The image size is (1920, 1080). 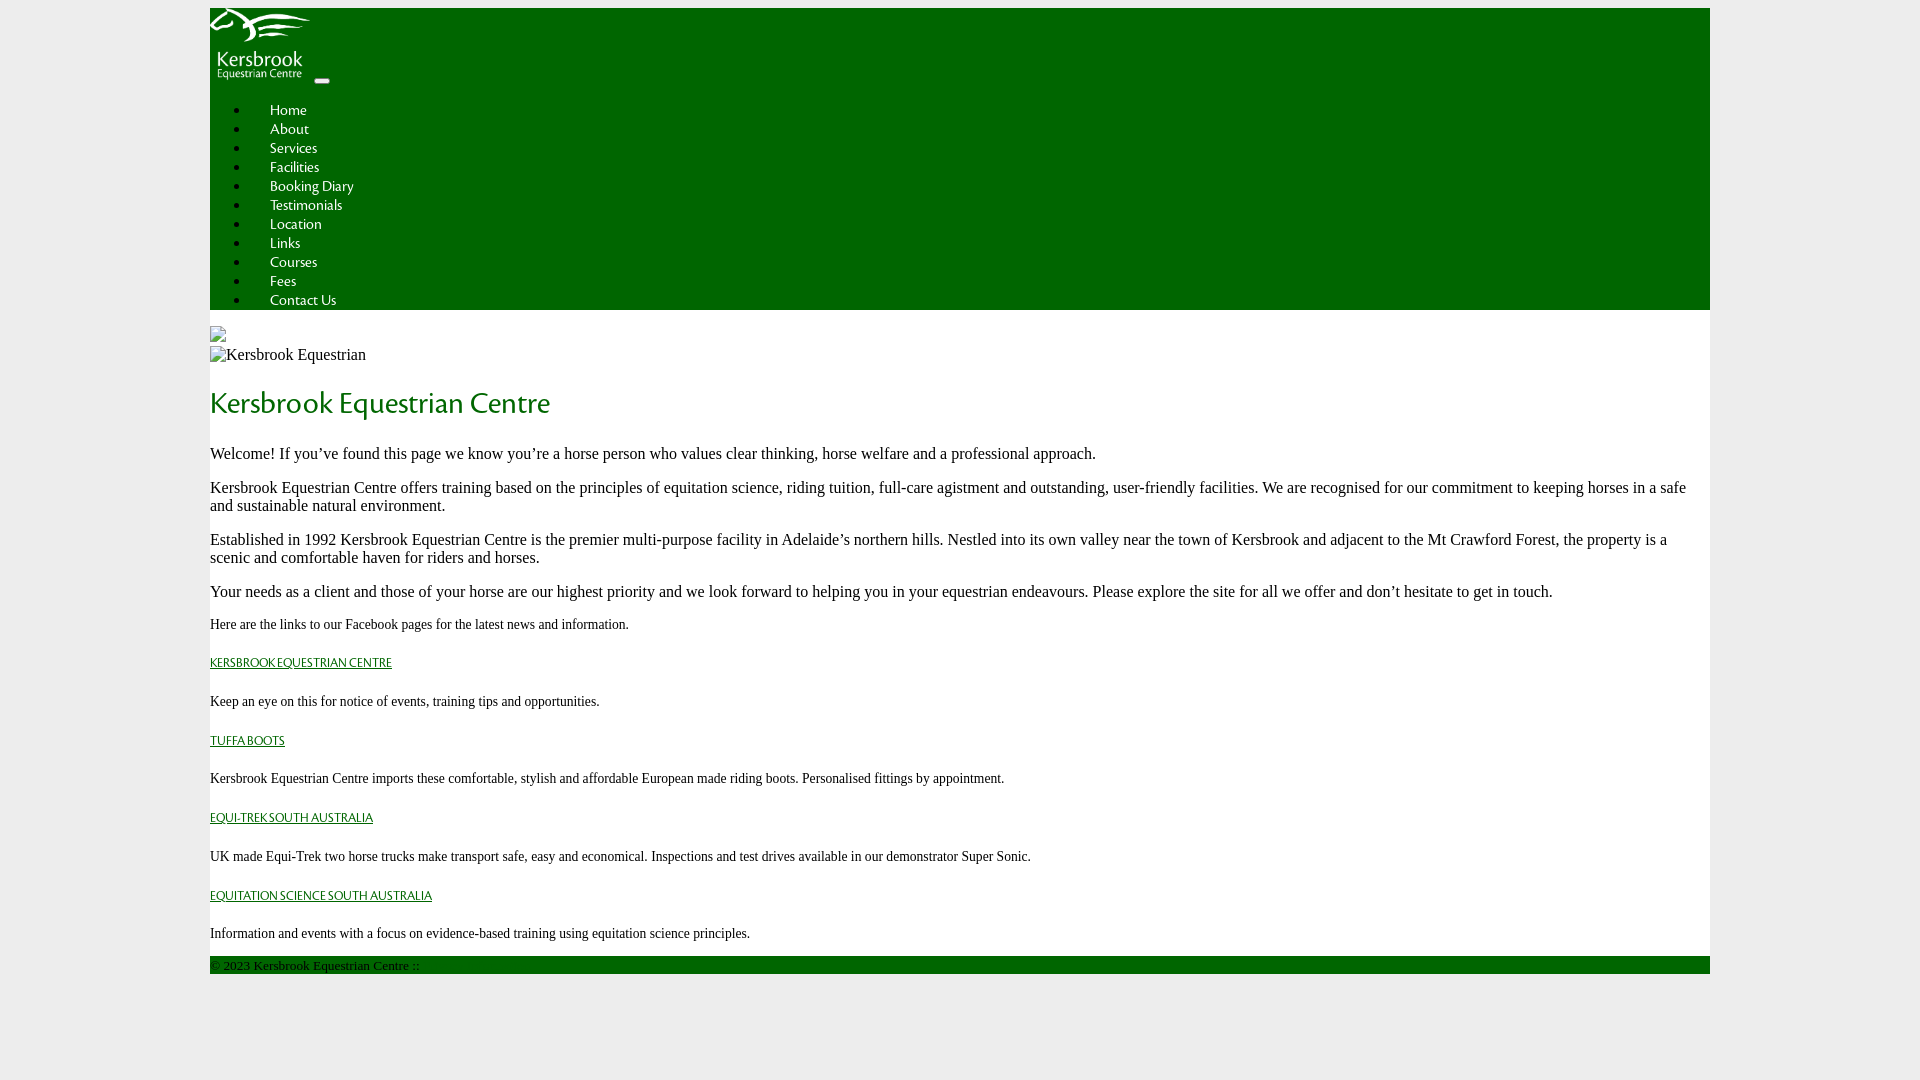 What do you see at coordinates (292, 261) in the screenshot?
I see `'Courses'` at bounding box center [292, 261].